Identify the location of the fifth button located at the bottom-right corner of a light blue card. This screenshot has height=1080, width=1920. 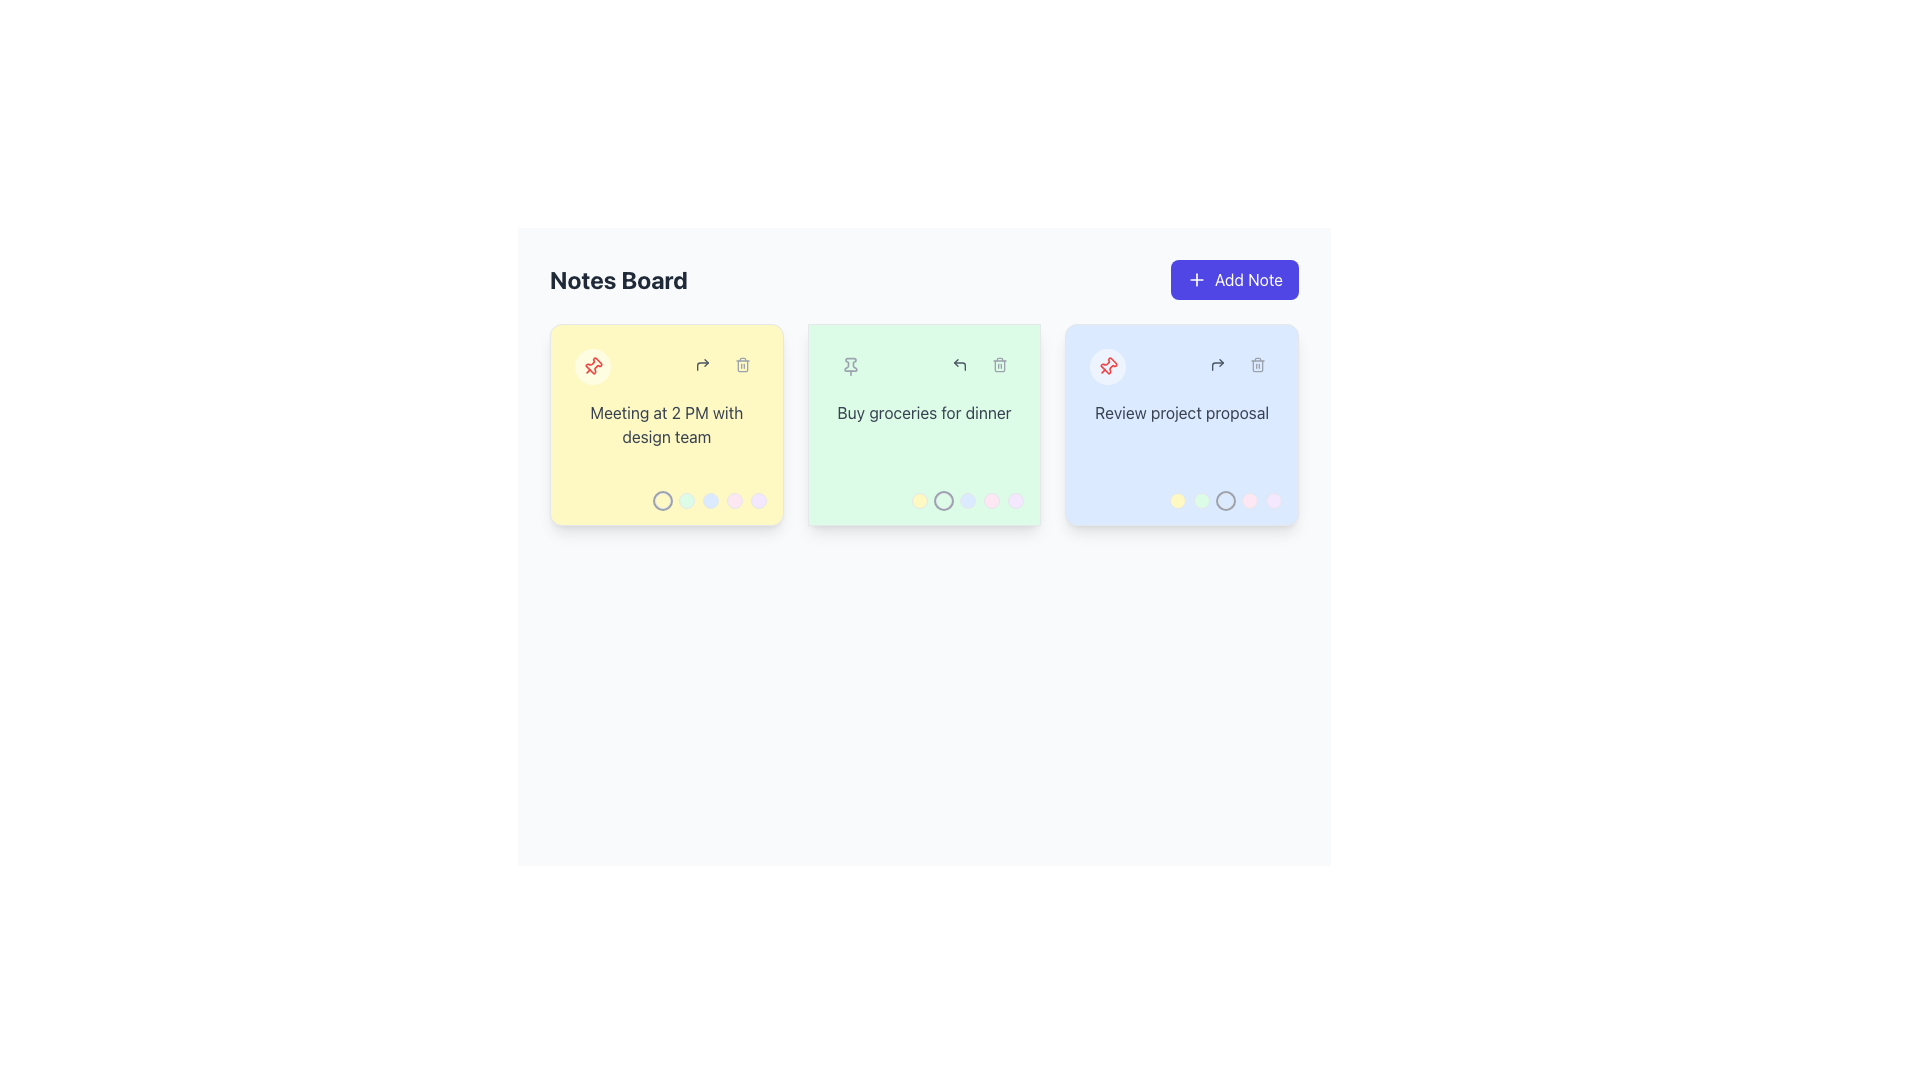
(1272, 500).